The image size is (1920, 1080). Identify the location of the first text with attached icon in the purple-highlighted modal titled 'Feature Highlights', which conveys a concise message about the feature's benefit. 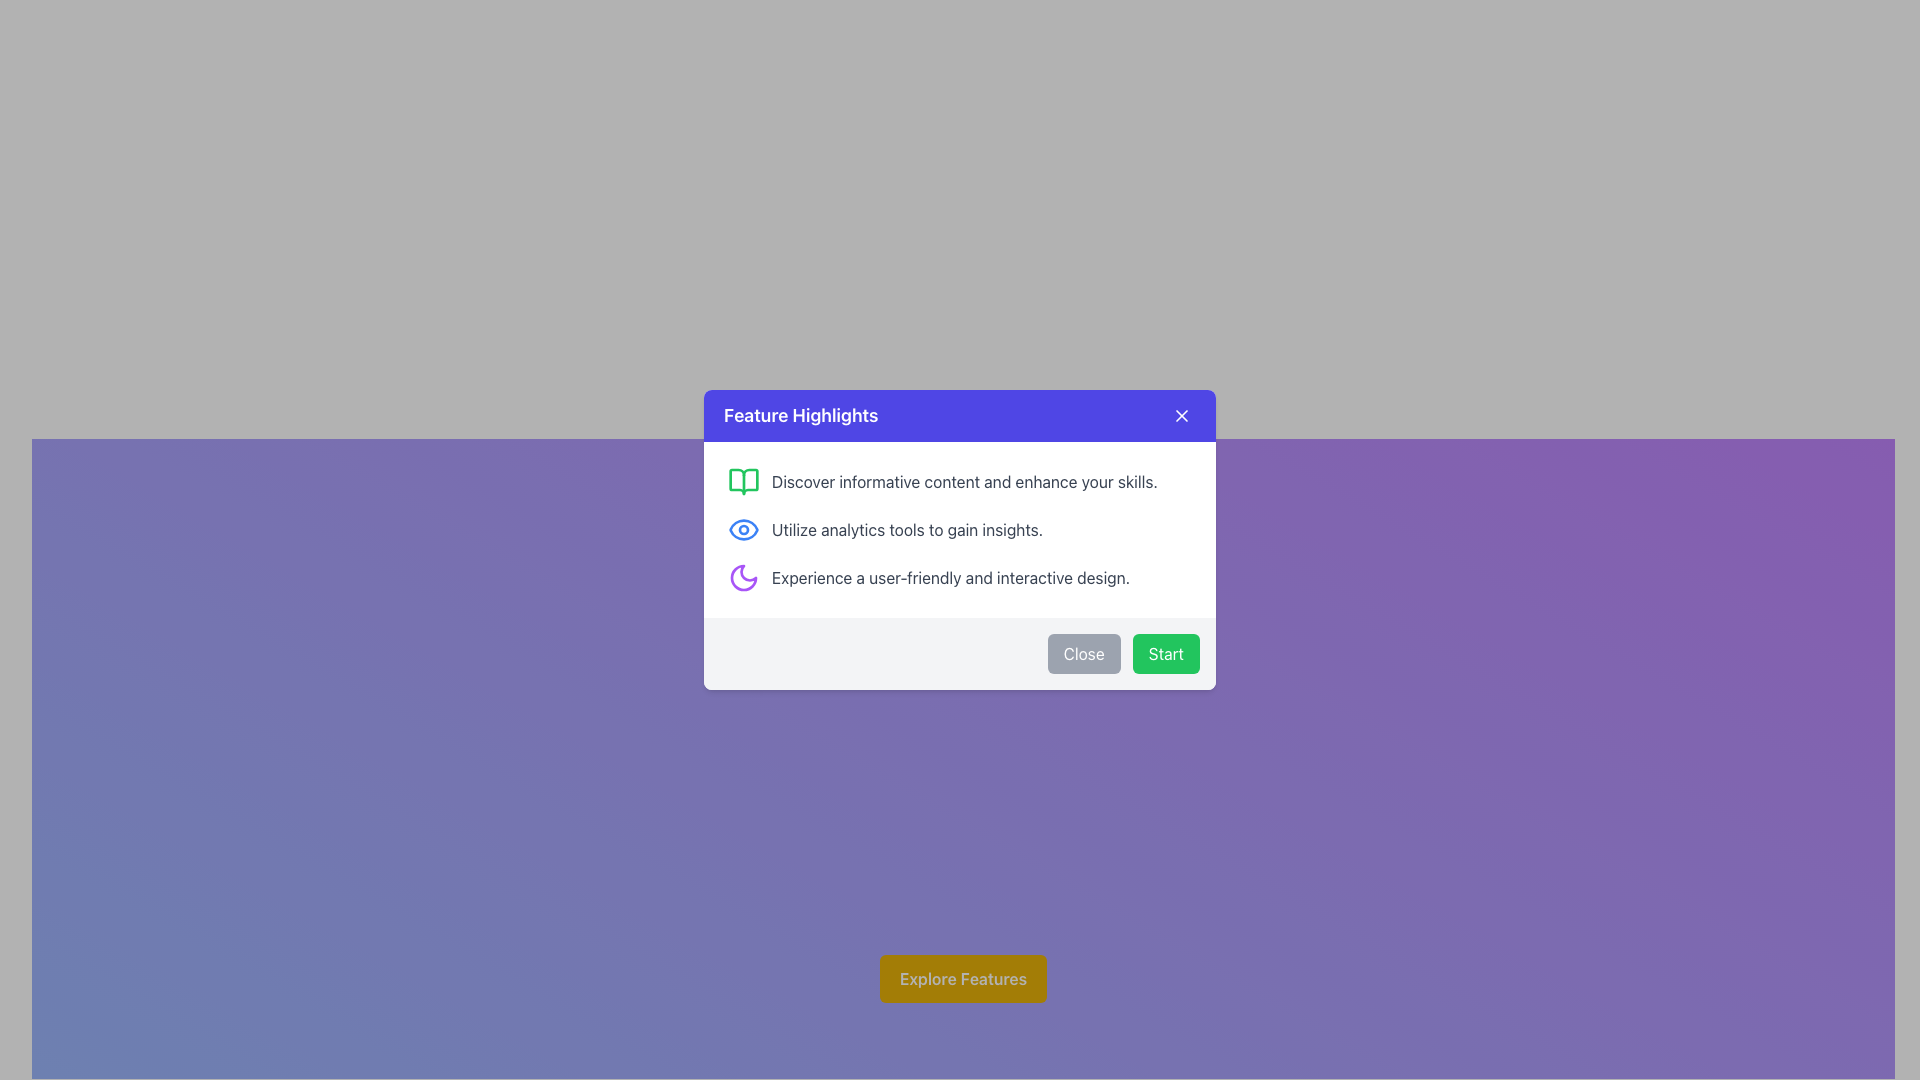
(960, 482).